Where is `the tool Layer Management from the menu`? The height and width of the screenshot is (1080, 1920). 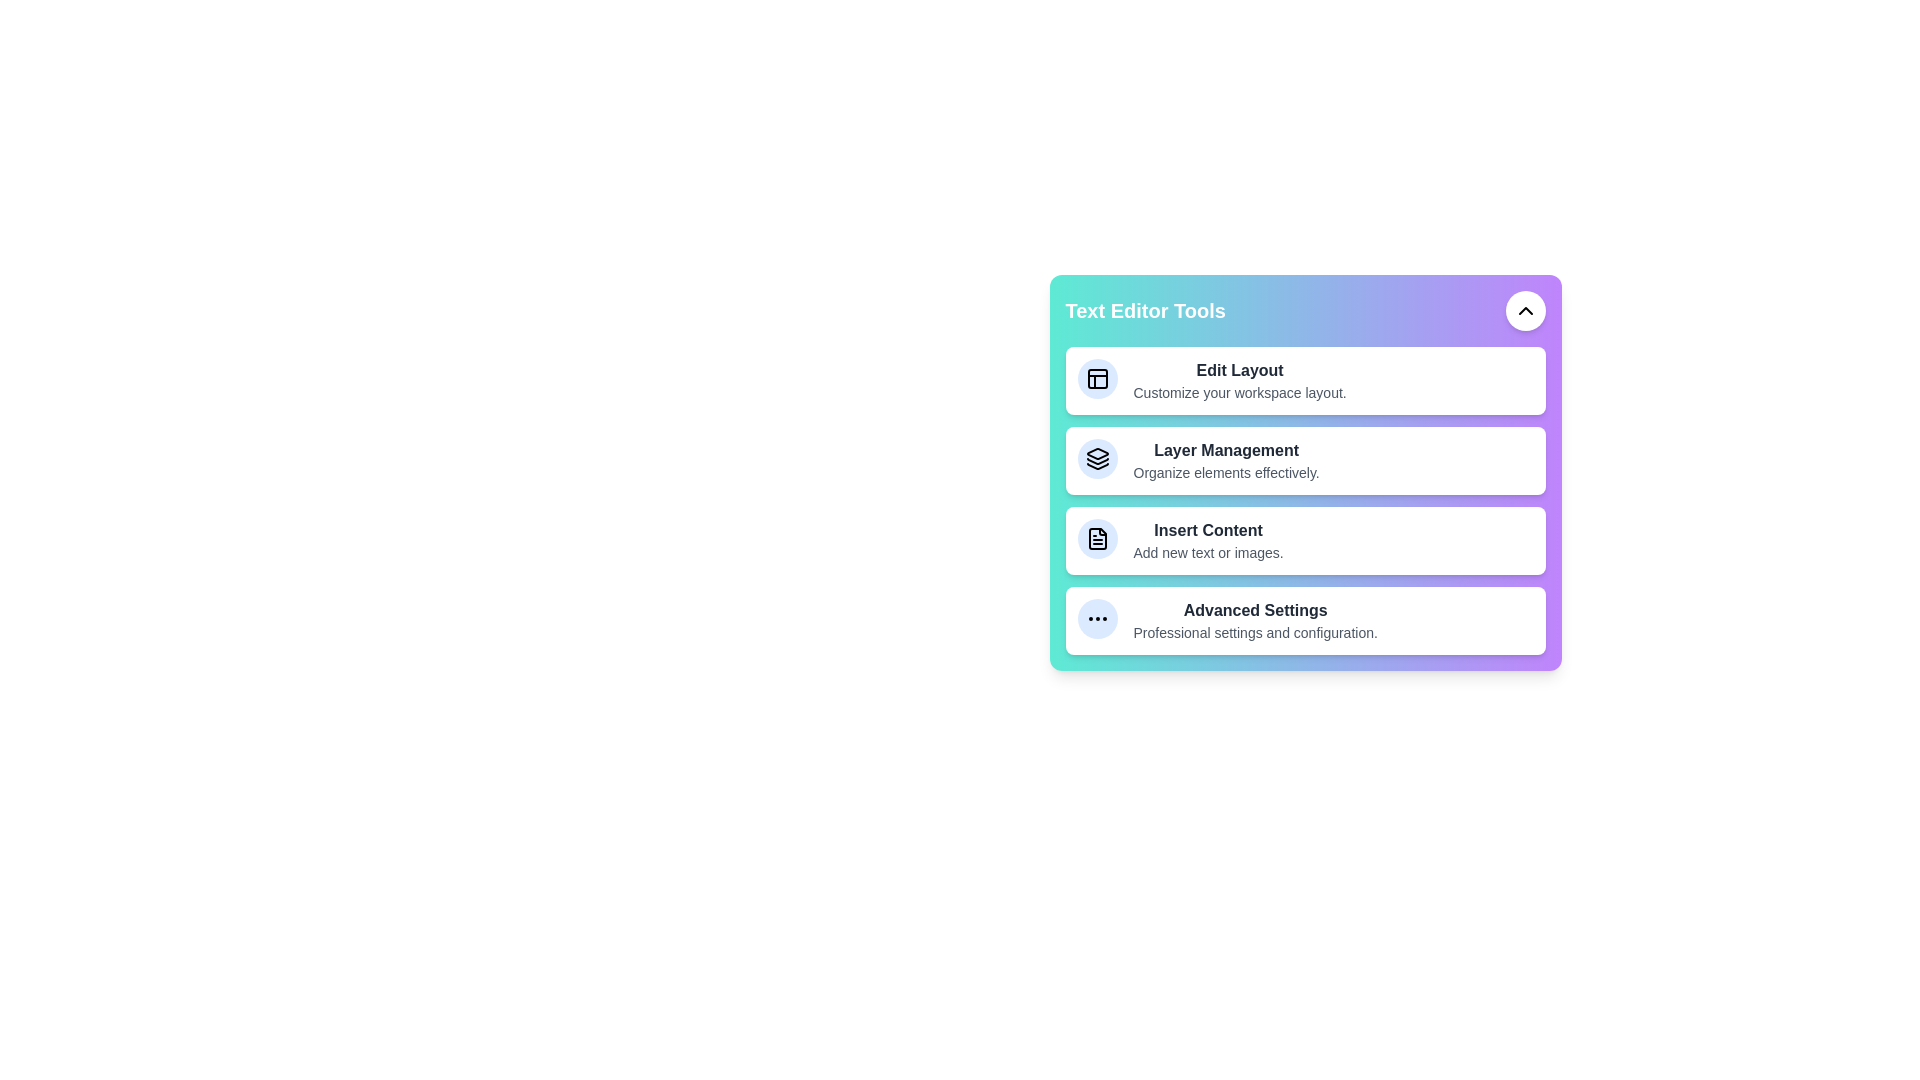
the tool Layer Management from the menu is located at coordinates (1200, 428).